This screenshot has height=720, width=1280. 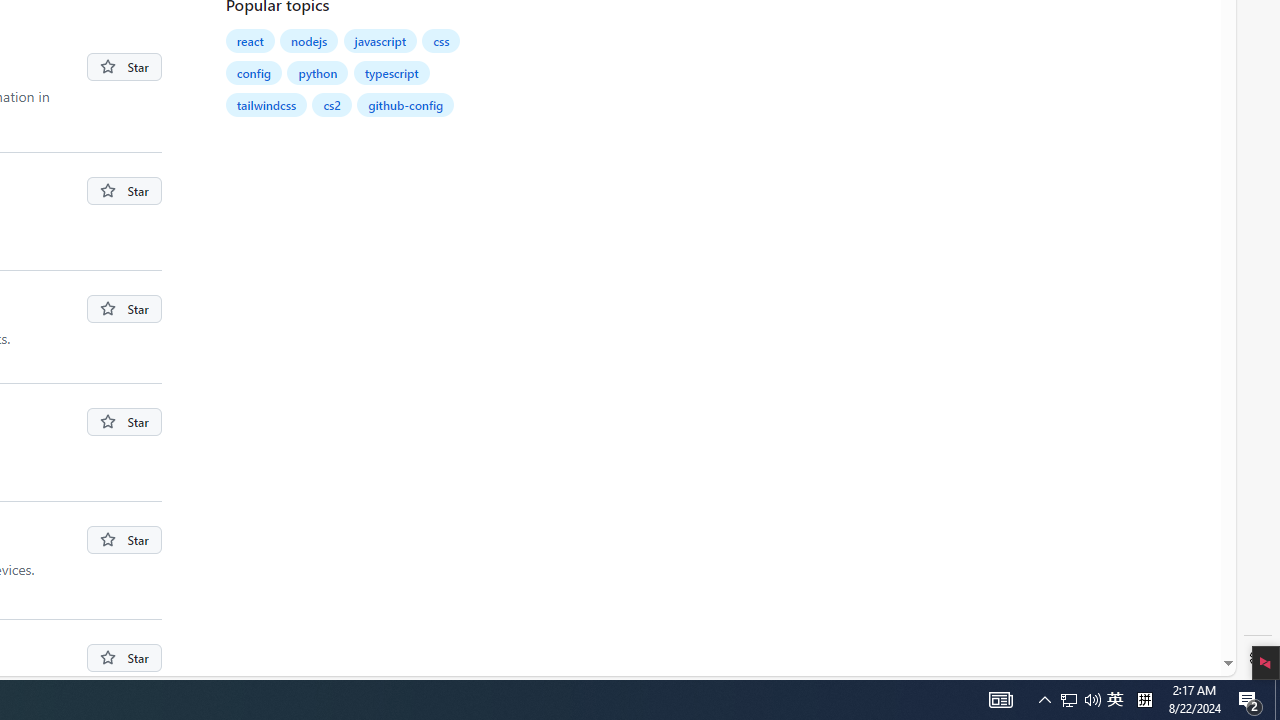 What do you see at coordinates (405, 105) in the screenshot?
I see `'github-config'` at bounding box center [405, 105].